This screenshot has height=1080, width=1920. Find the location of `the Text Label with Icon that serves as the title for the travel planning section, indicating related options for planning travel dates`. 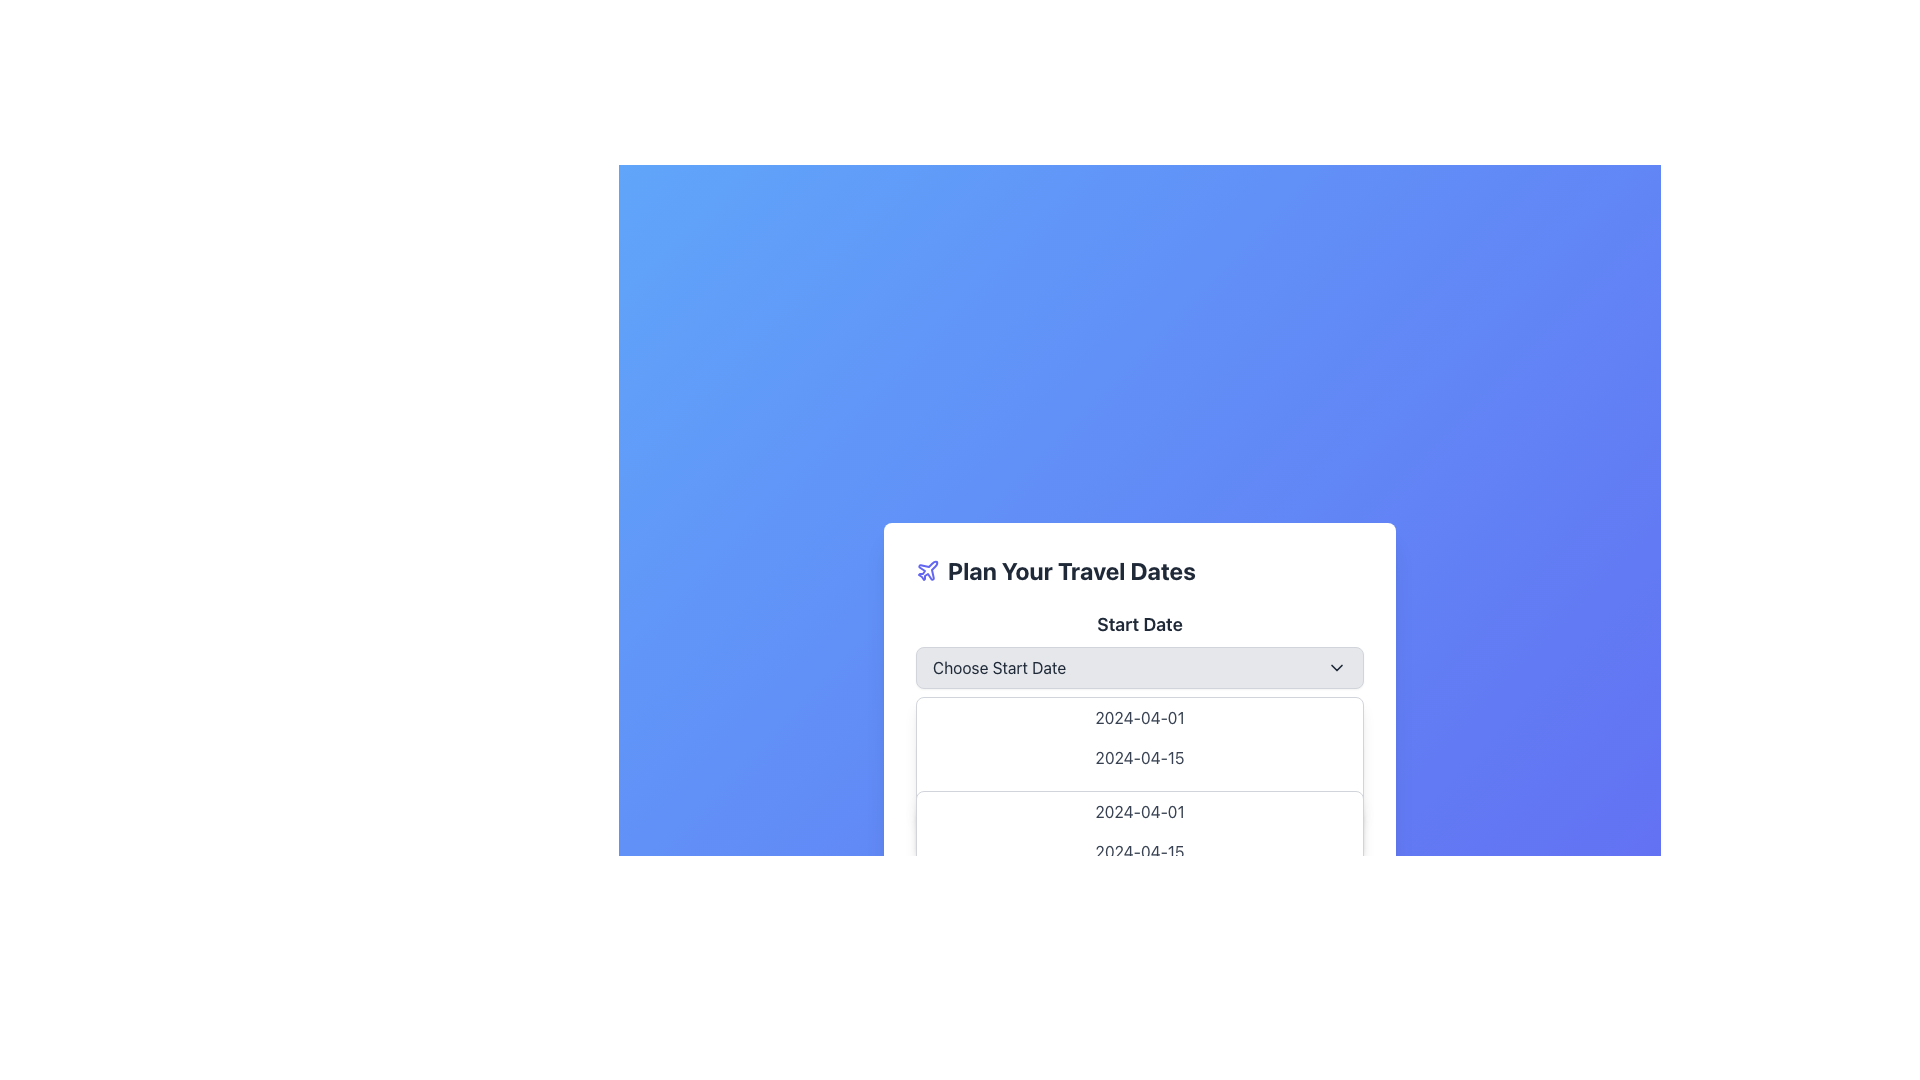

the Text Label with Icon that serves as the title for the travel planning section, indicating related options for planning travel dates is located at coordinates (1140, 570).